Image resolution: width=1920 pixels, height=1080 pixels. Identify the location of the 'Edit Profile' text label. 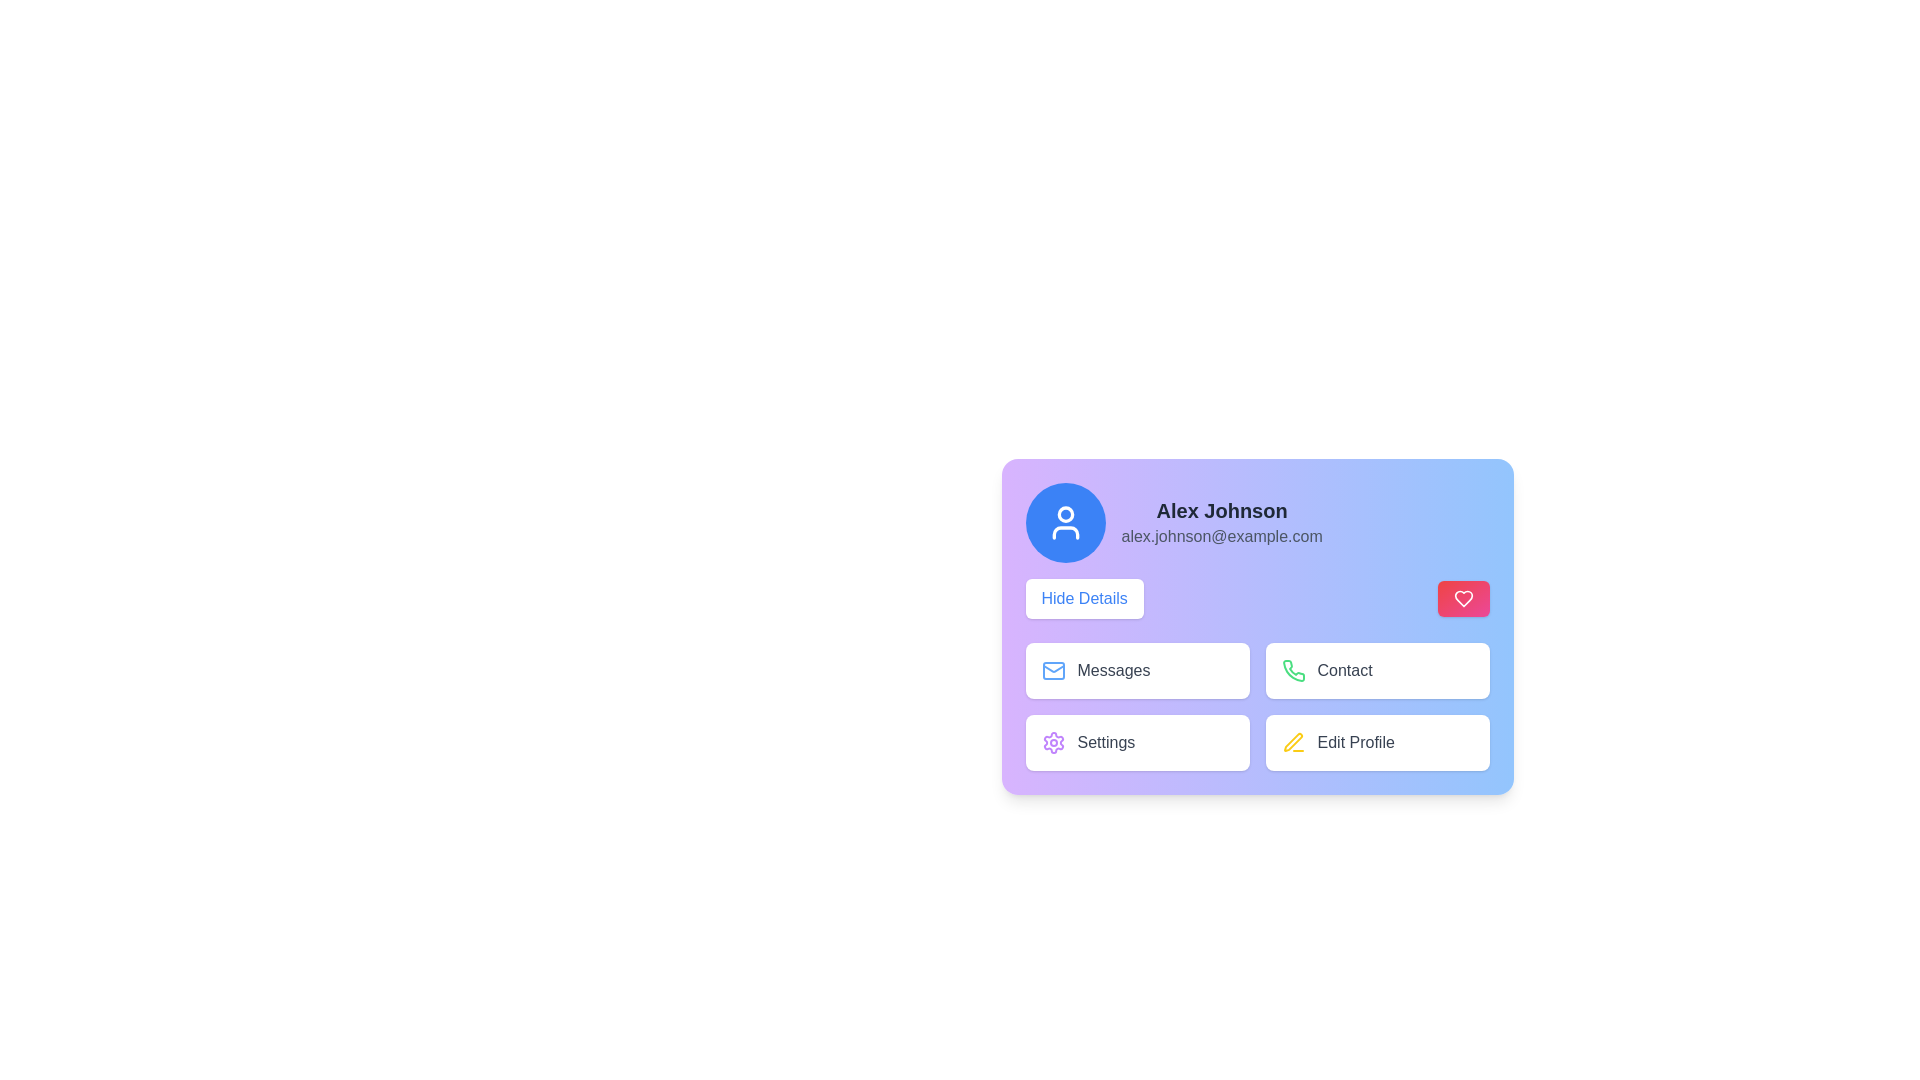
(1356, 743).